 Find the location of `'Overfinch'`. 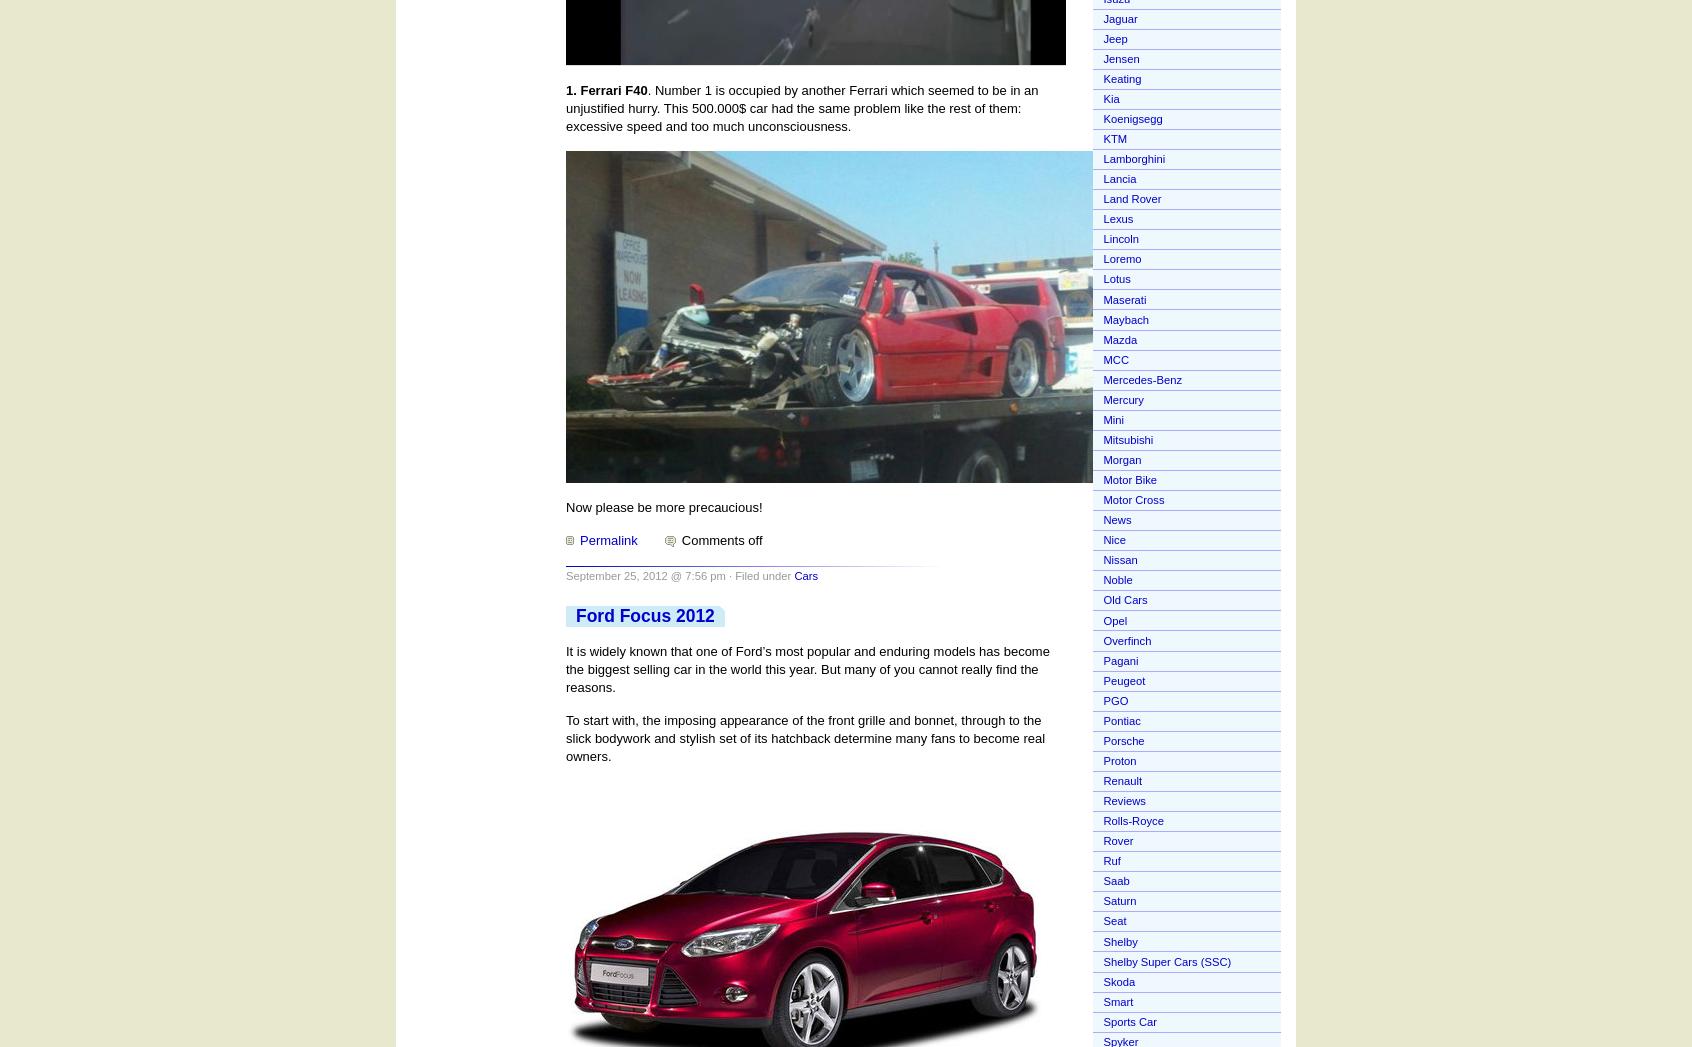

'Overfinch' is located at coordinates (1127, 640).